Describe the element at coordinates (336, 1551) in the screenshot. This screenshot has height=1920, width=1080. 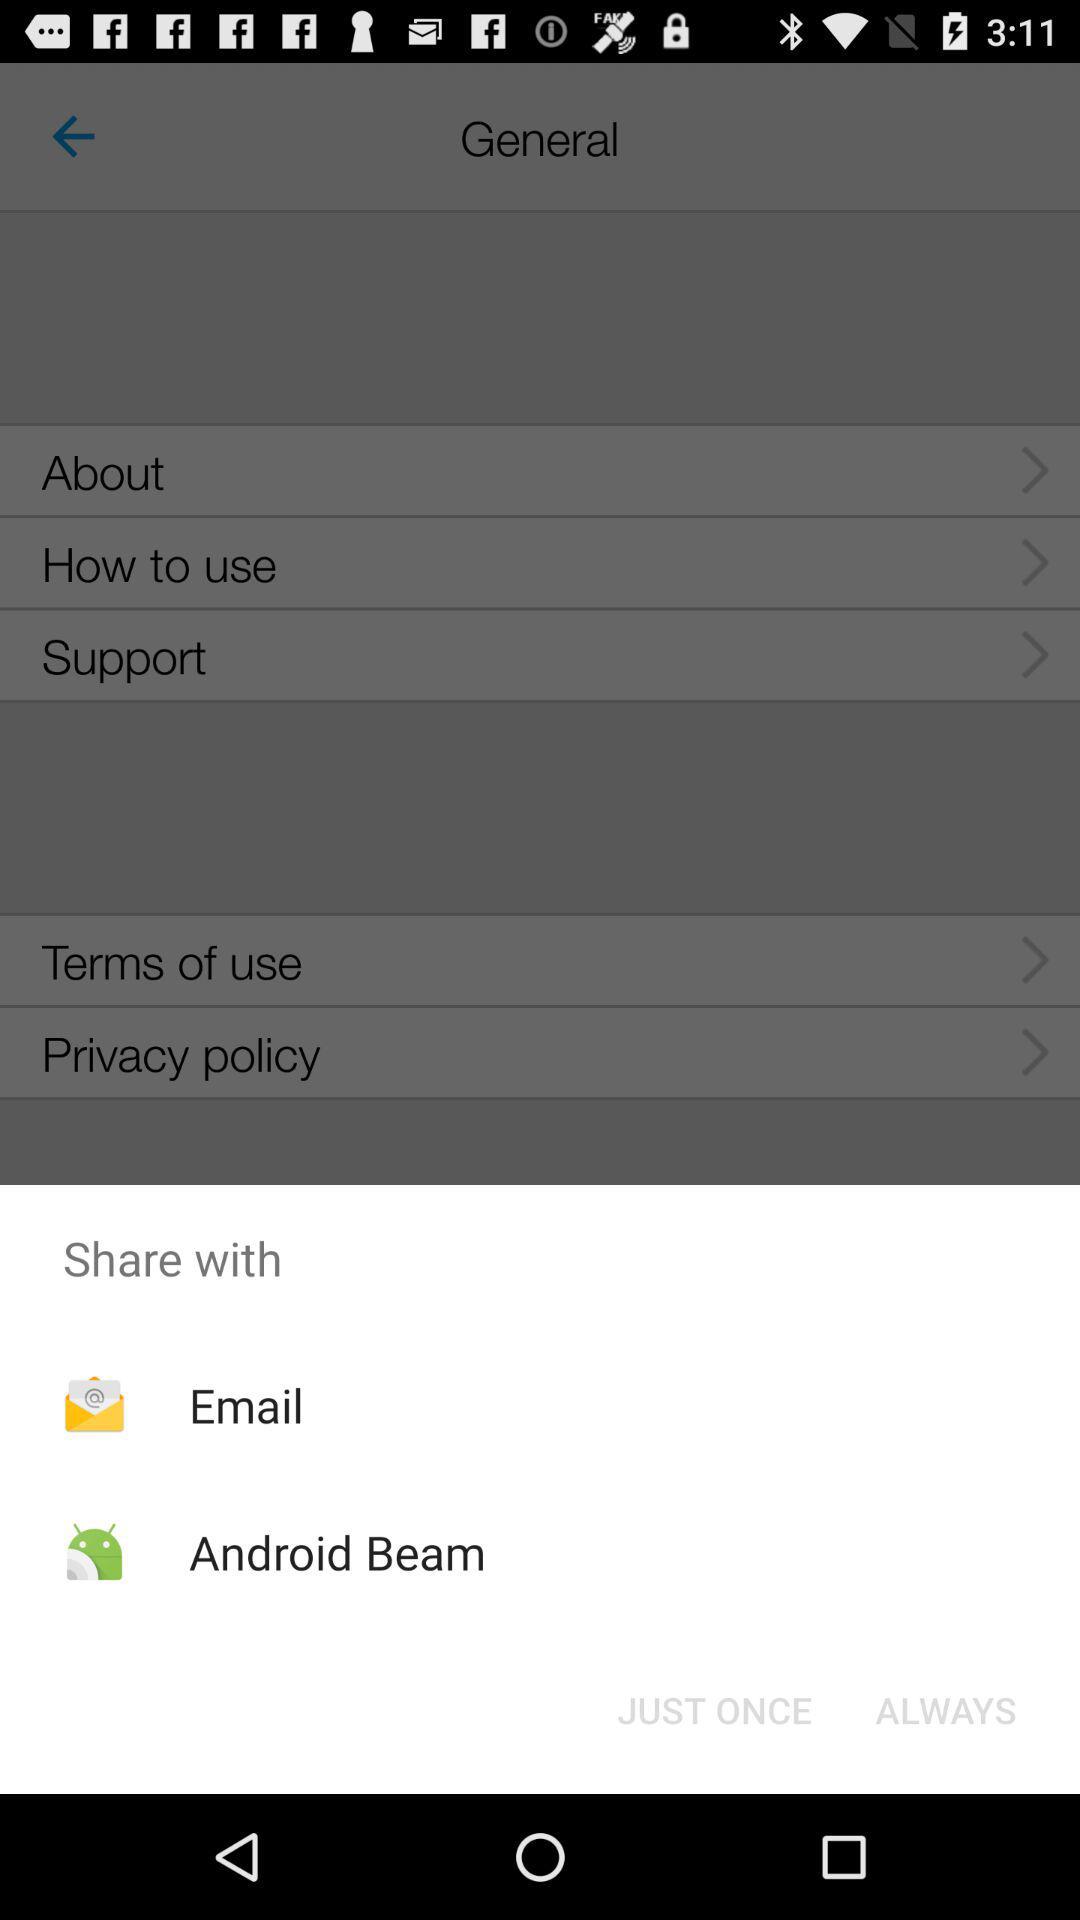
I see `the android beam icon` at that location.